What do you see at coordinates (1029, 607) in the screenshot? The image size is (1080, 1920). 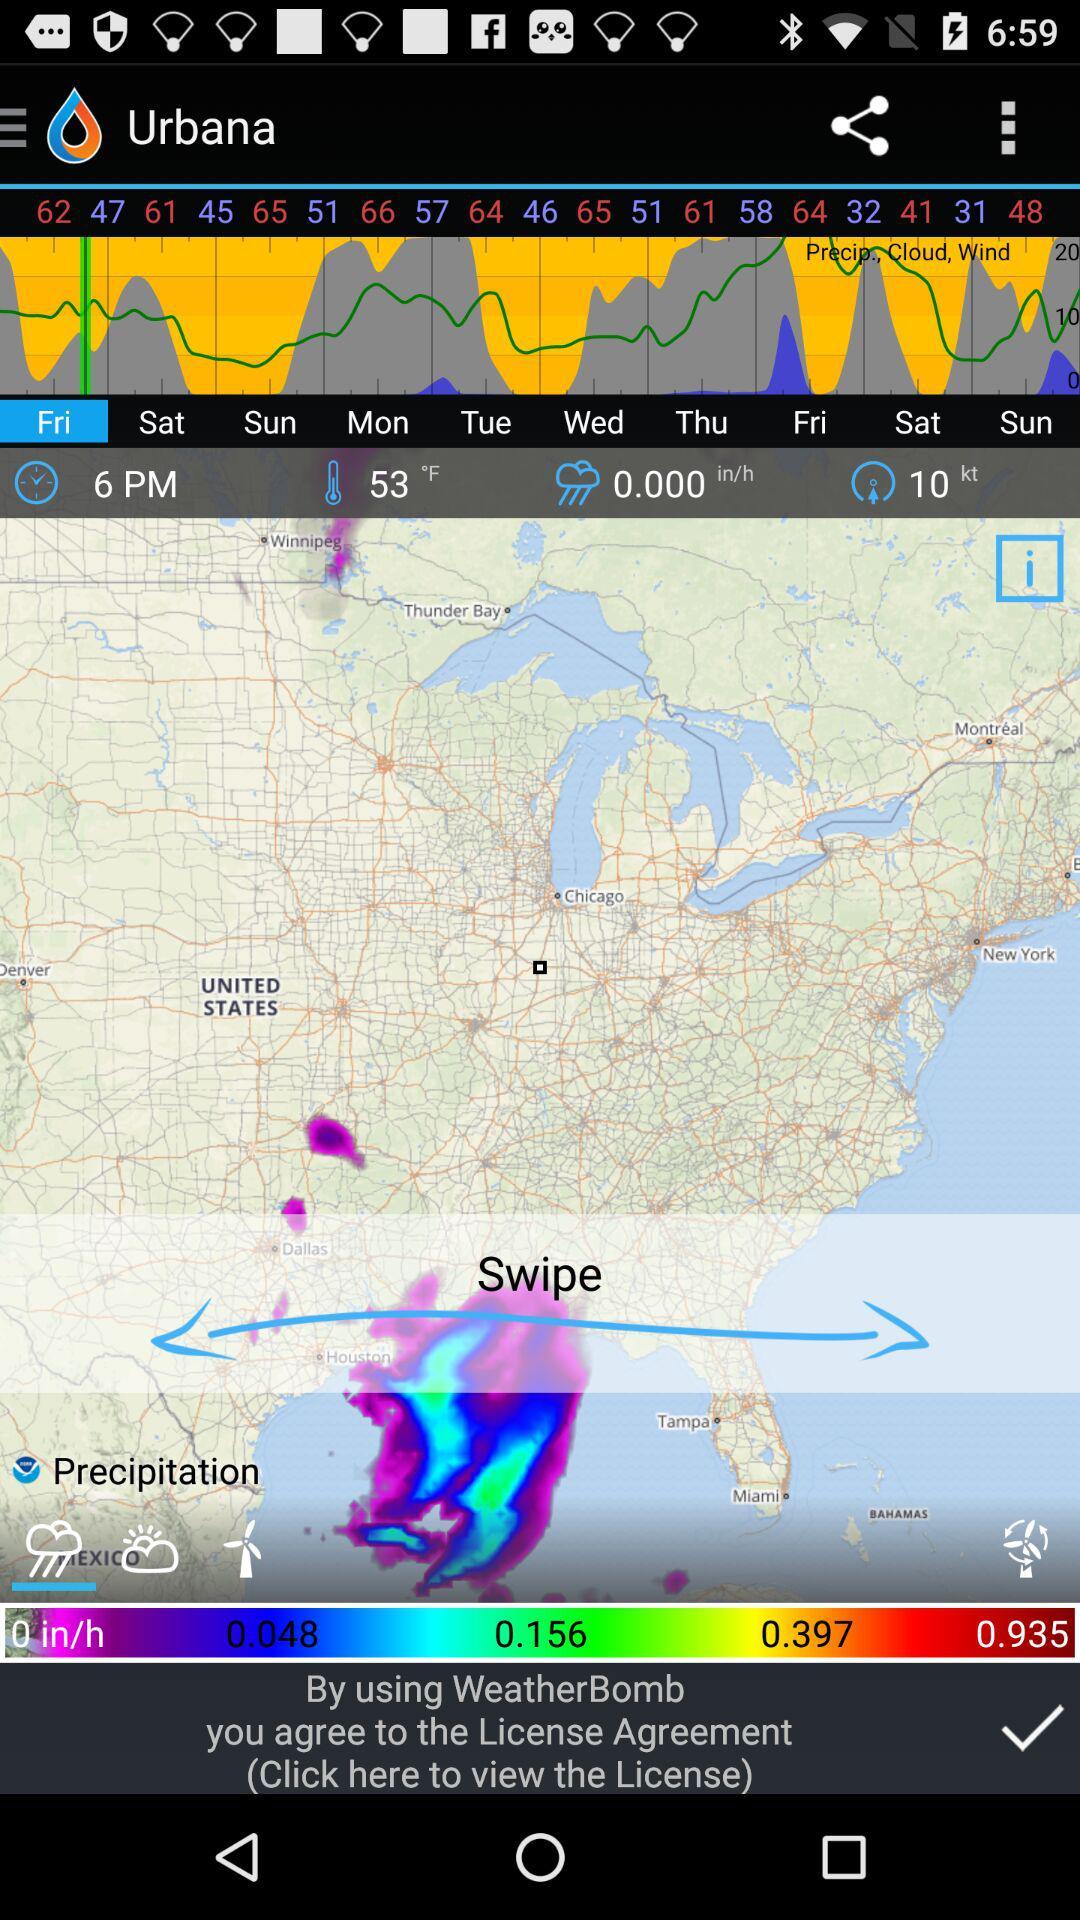 I see `the info icon` at bounding box center [1029, 607].